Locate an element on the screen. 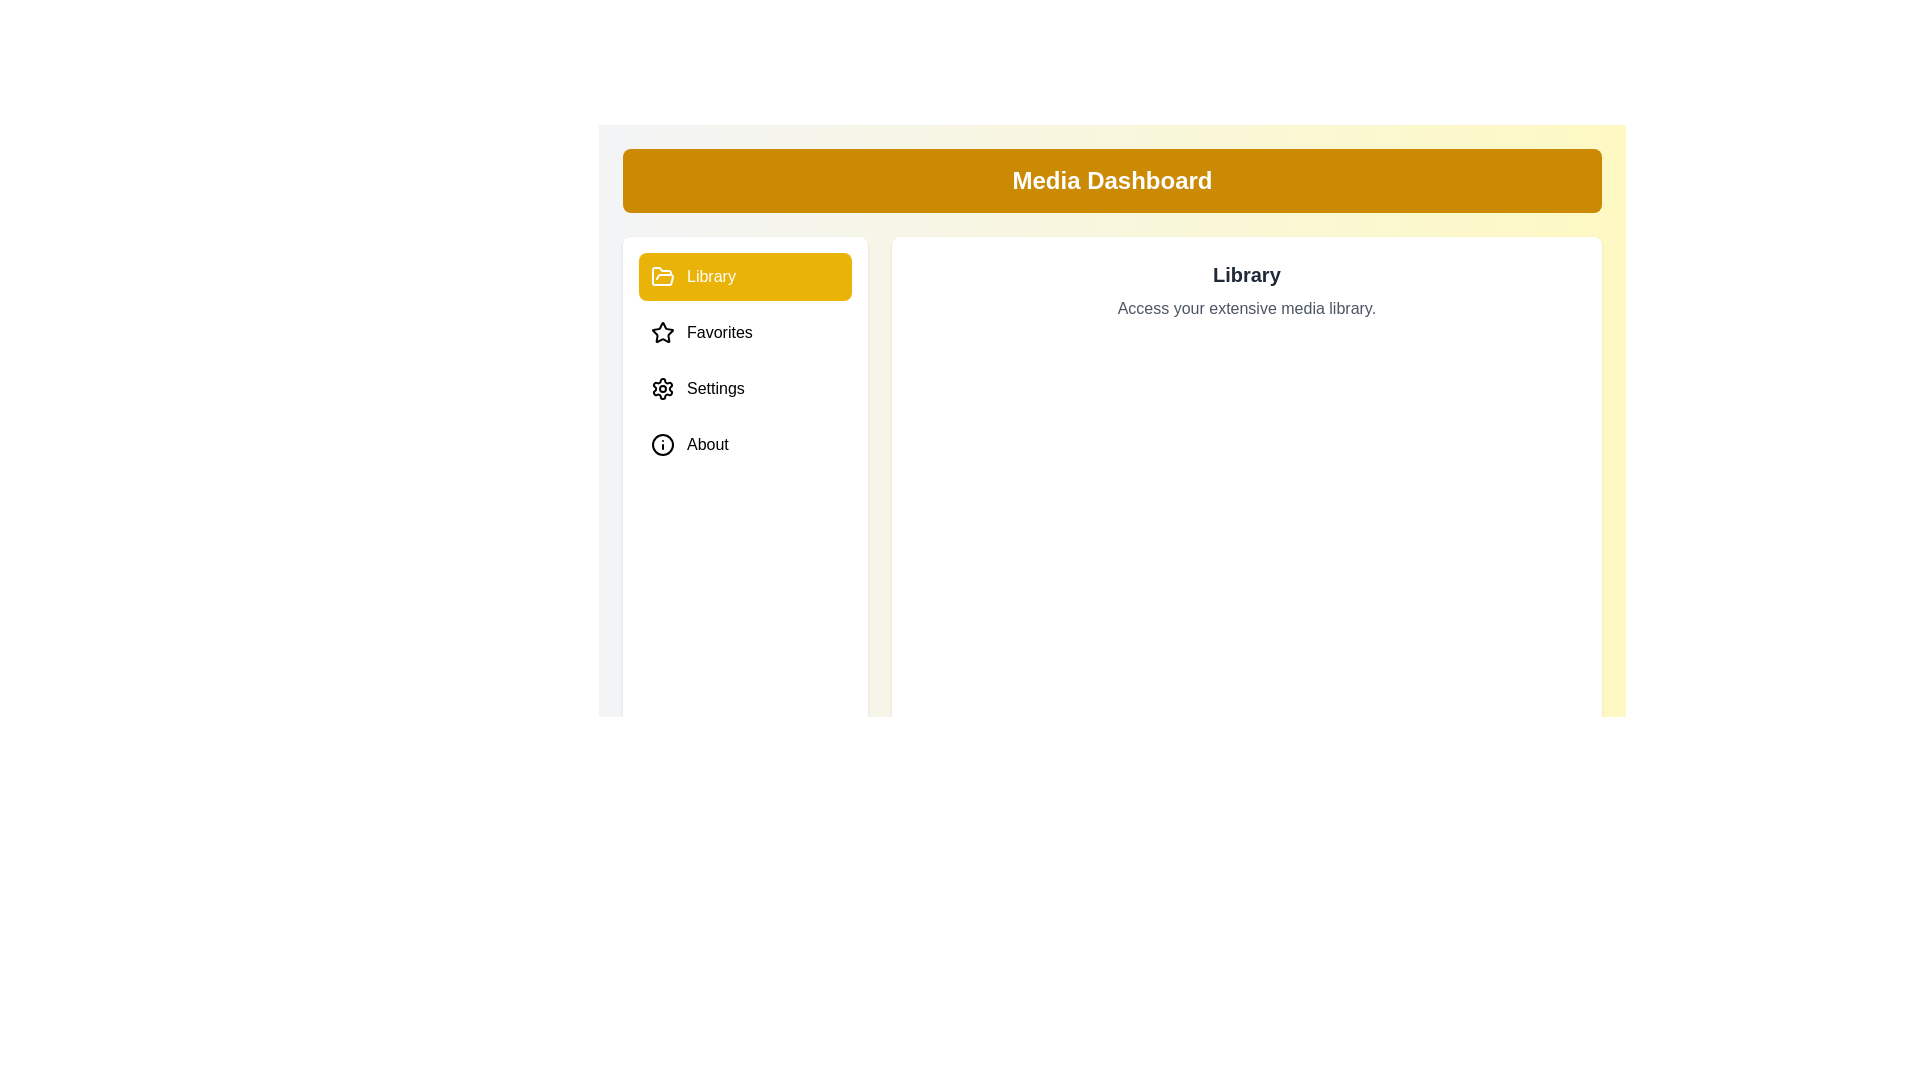 Image resolution: width=1920 pixels, height=1080 pixels. the Library tab by clicking on its corresponding menu item is located at coordinates (744, 277).